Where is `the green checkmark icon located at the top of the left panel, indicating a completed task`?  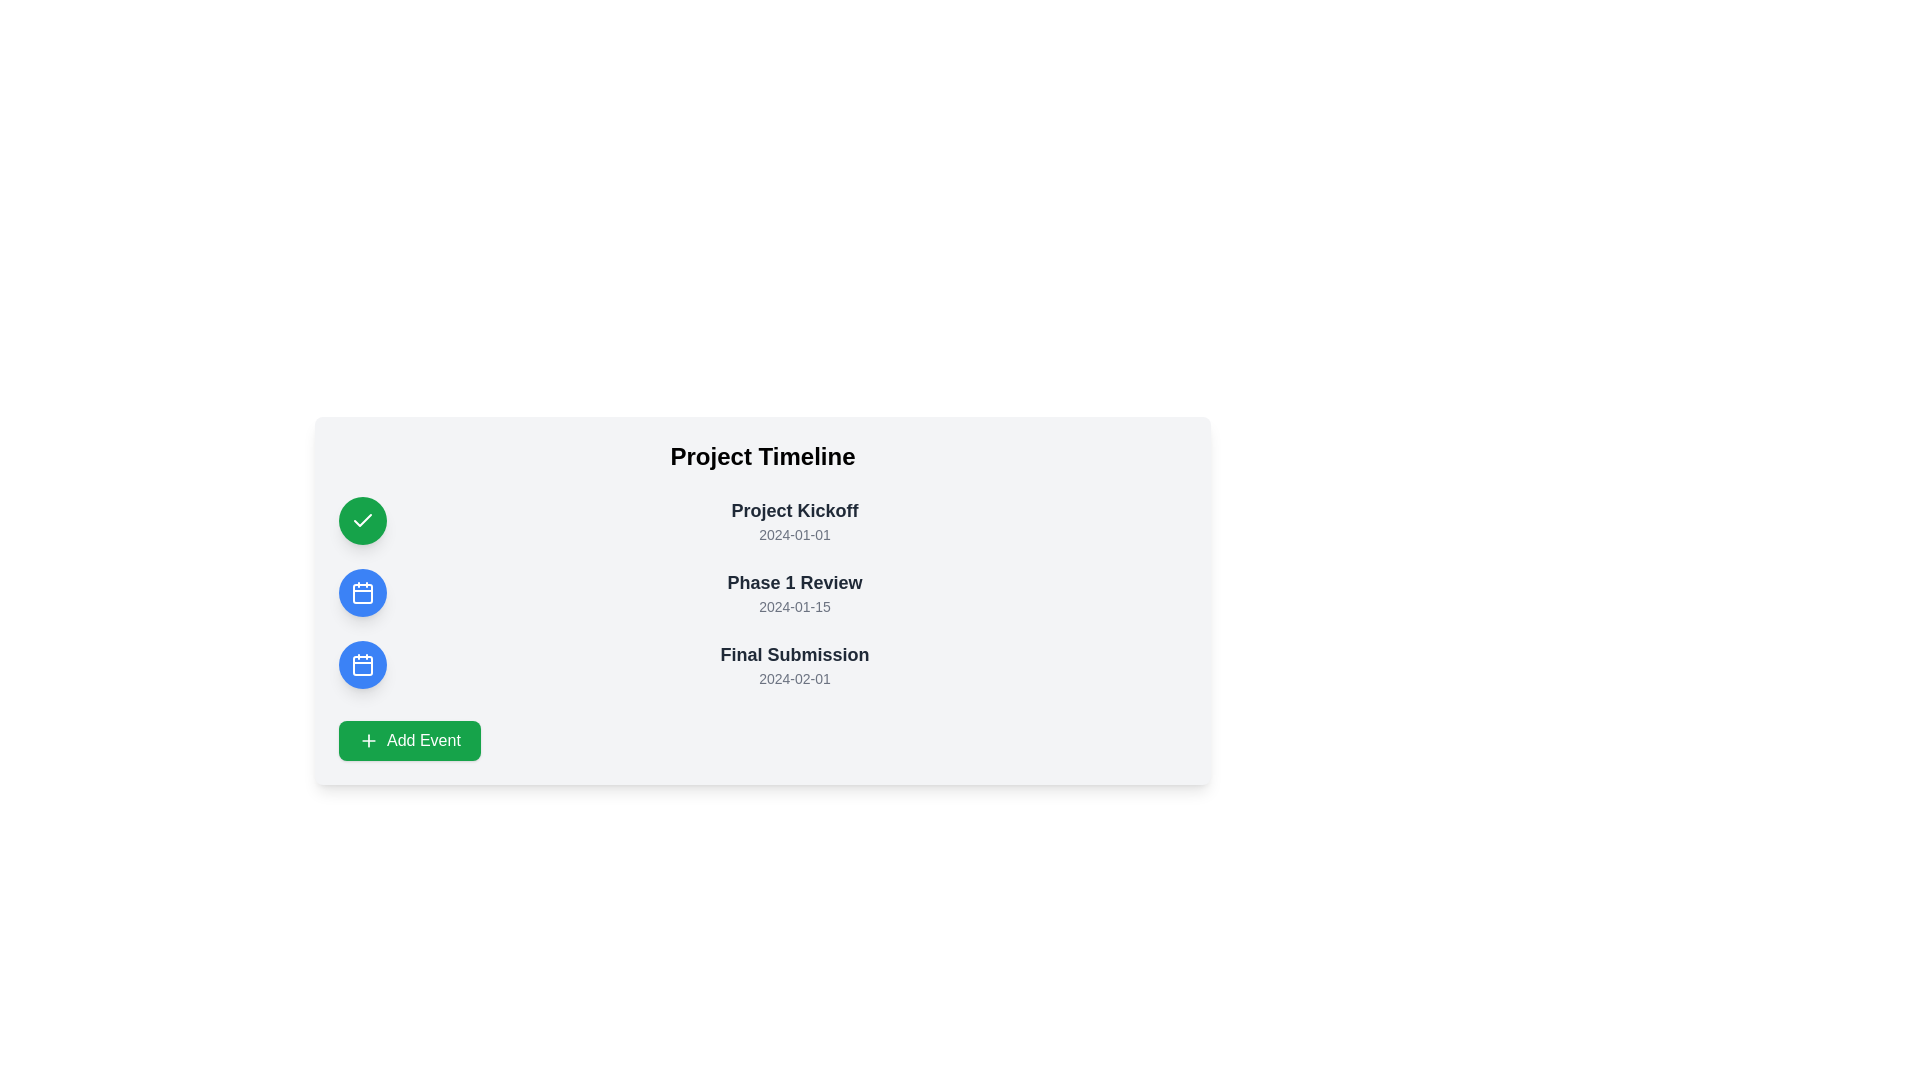 the green checkmark icon located at the top of the left panel, indicating a completed task is located at coordinates (363, 519).